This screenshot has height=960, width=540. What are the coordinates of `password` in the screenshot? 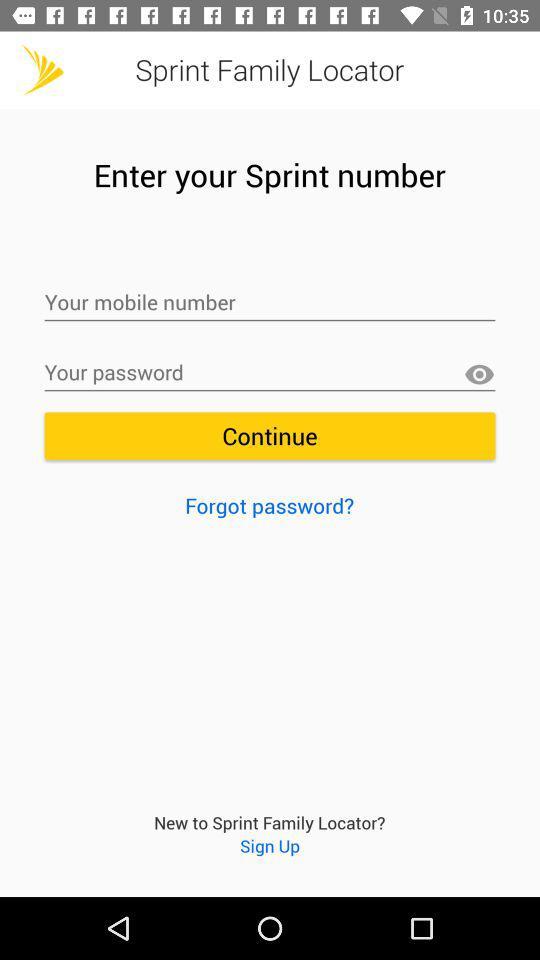 It's located at (478, 374).